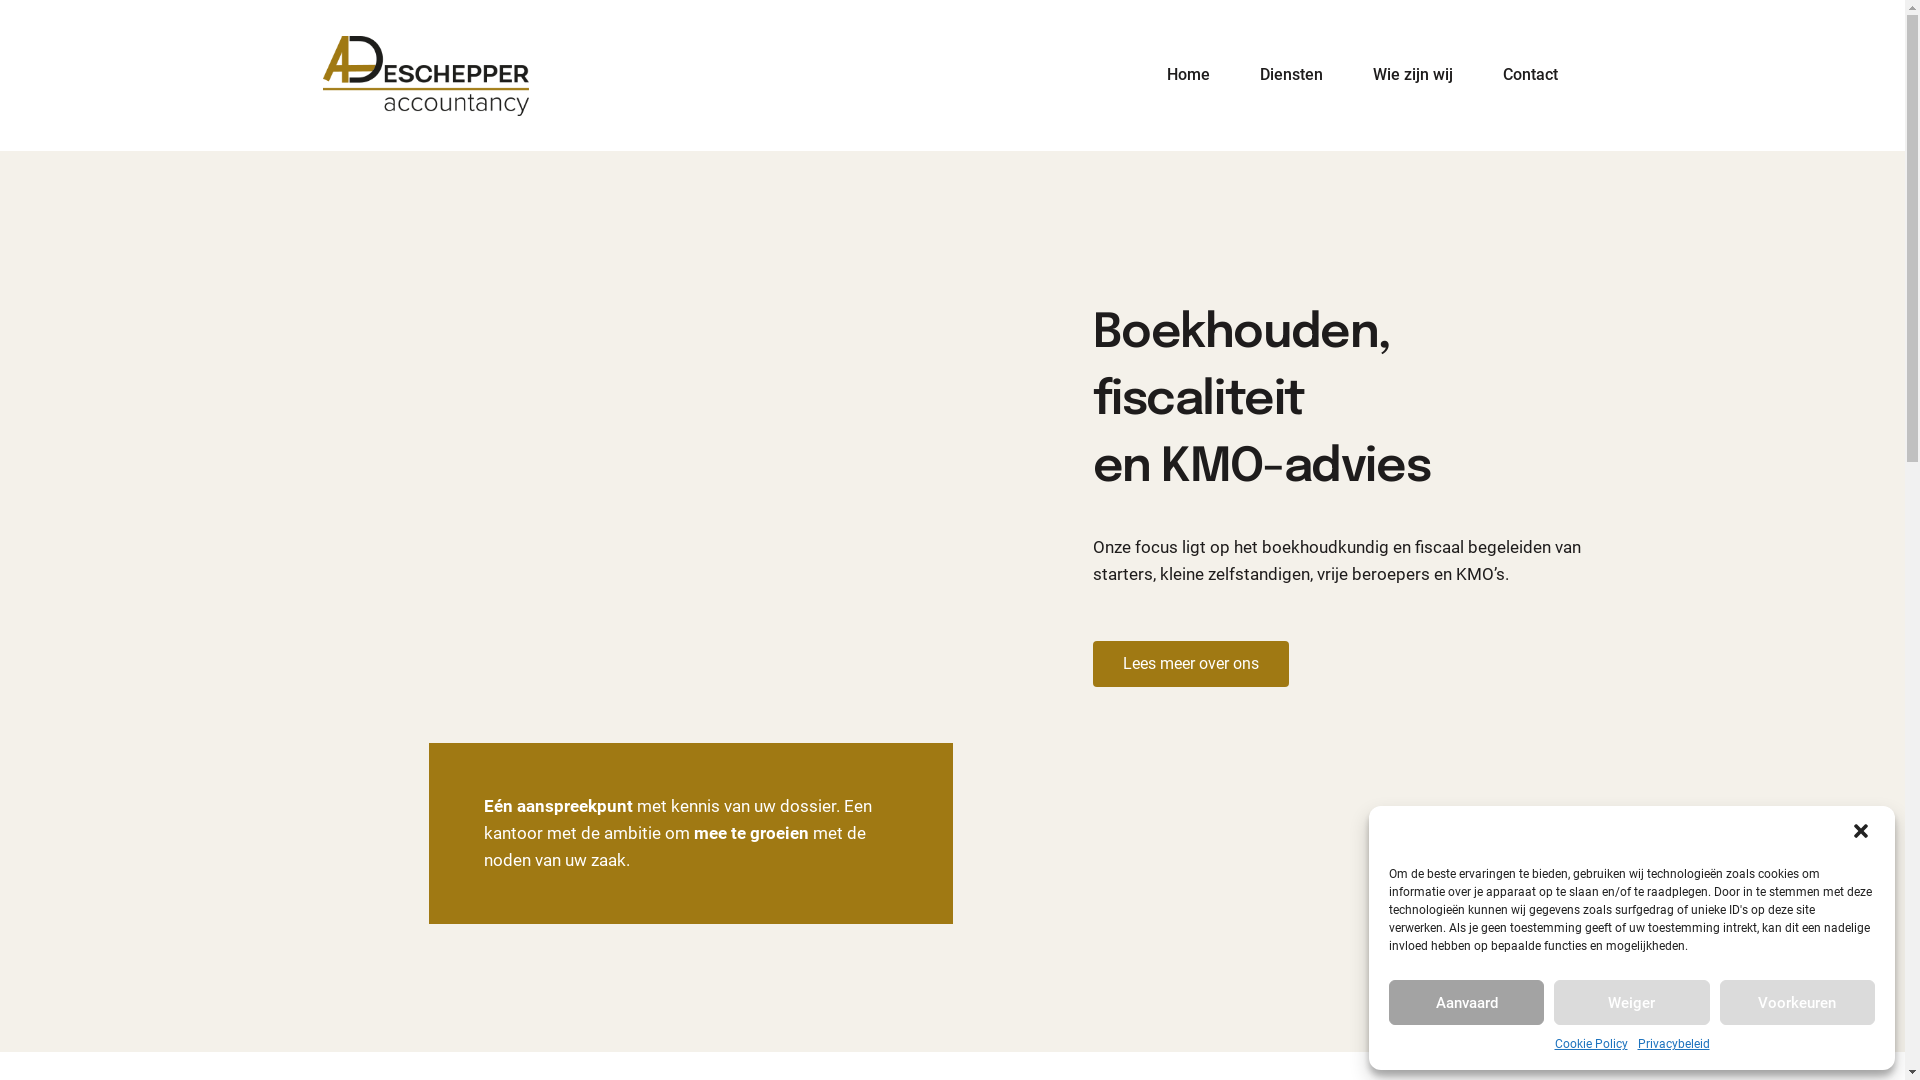  What do you see at coordinates (1188, 74) in the screenshot?
I see `'Home'` at bounding box center [1188, 74].